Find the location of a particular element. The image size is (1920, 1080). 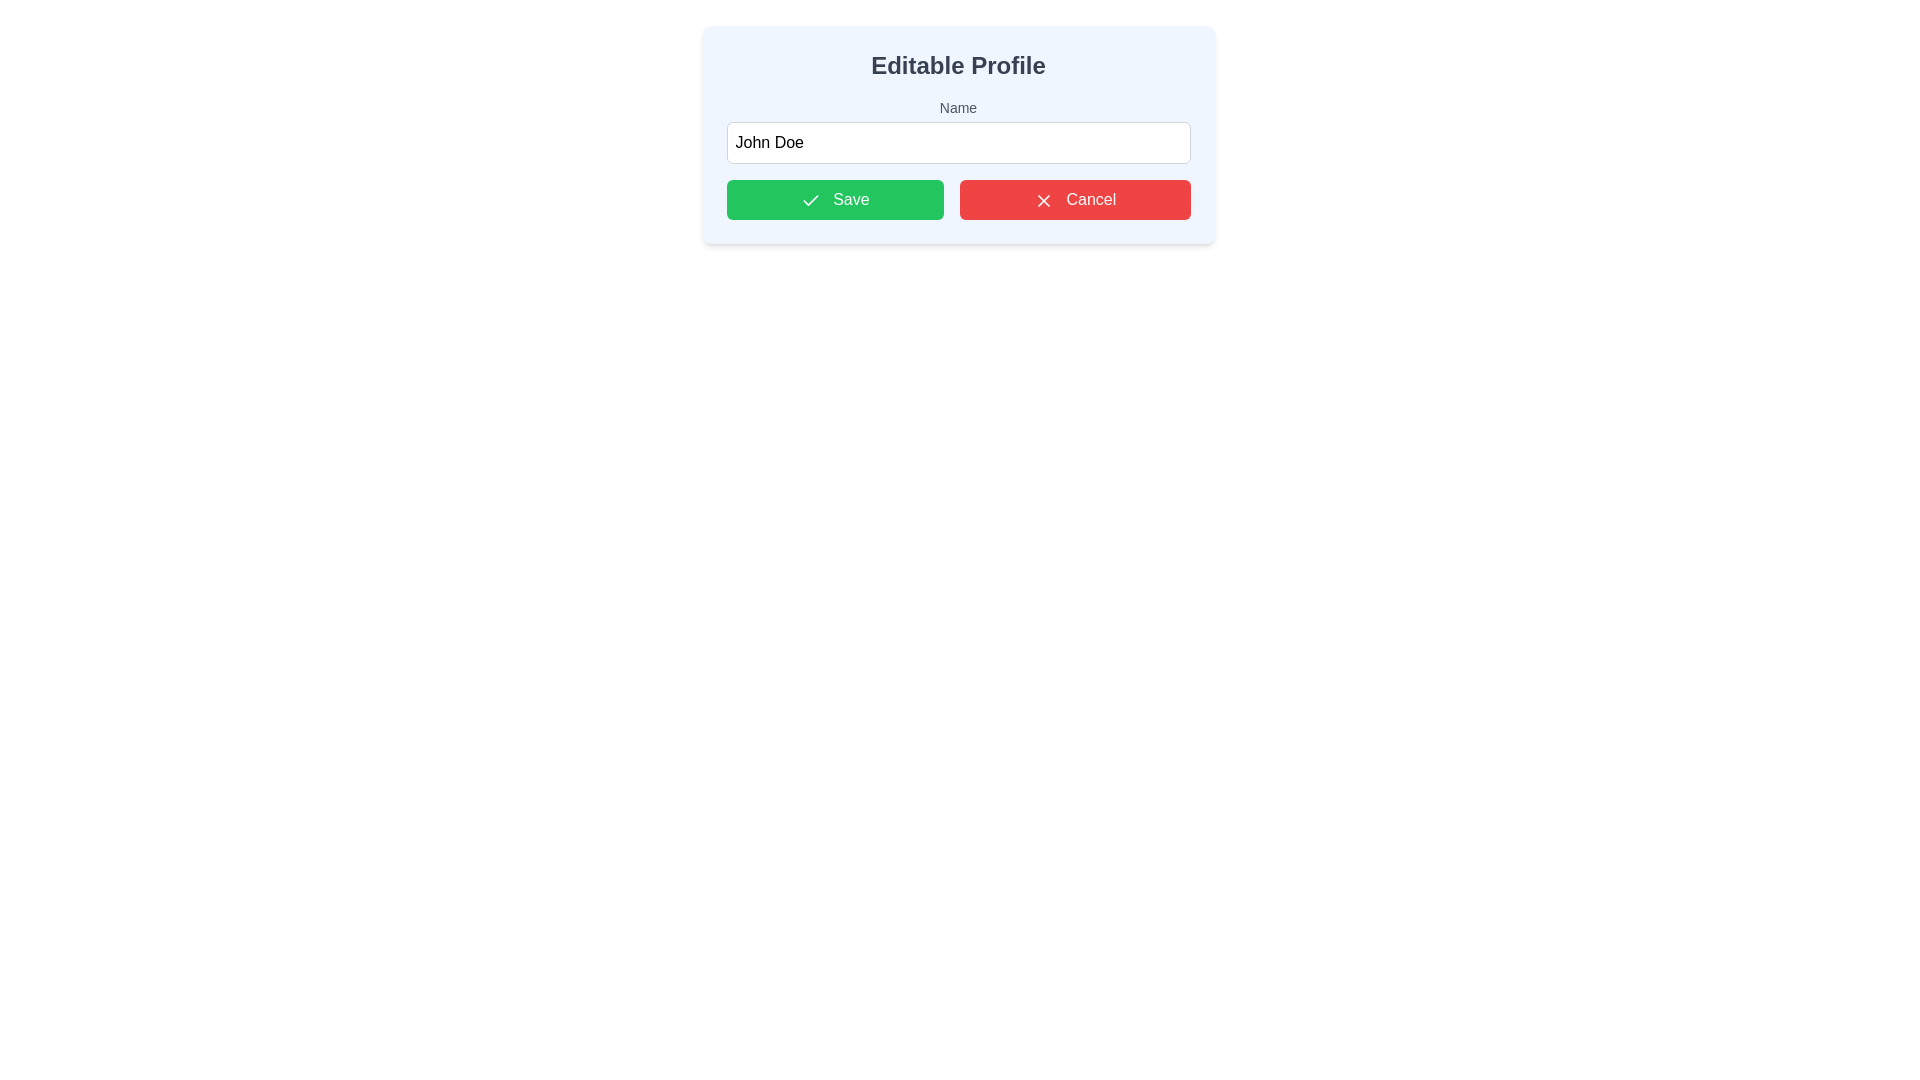

label displaying the word 'Name', which is positioned above the input field for better understanding of the input purpose is located at coordinates (957, 108).